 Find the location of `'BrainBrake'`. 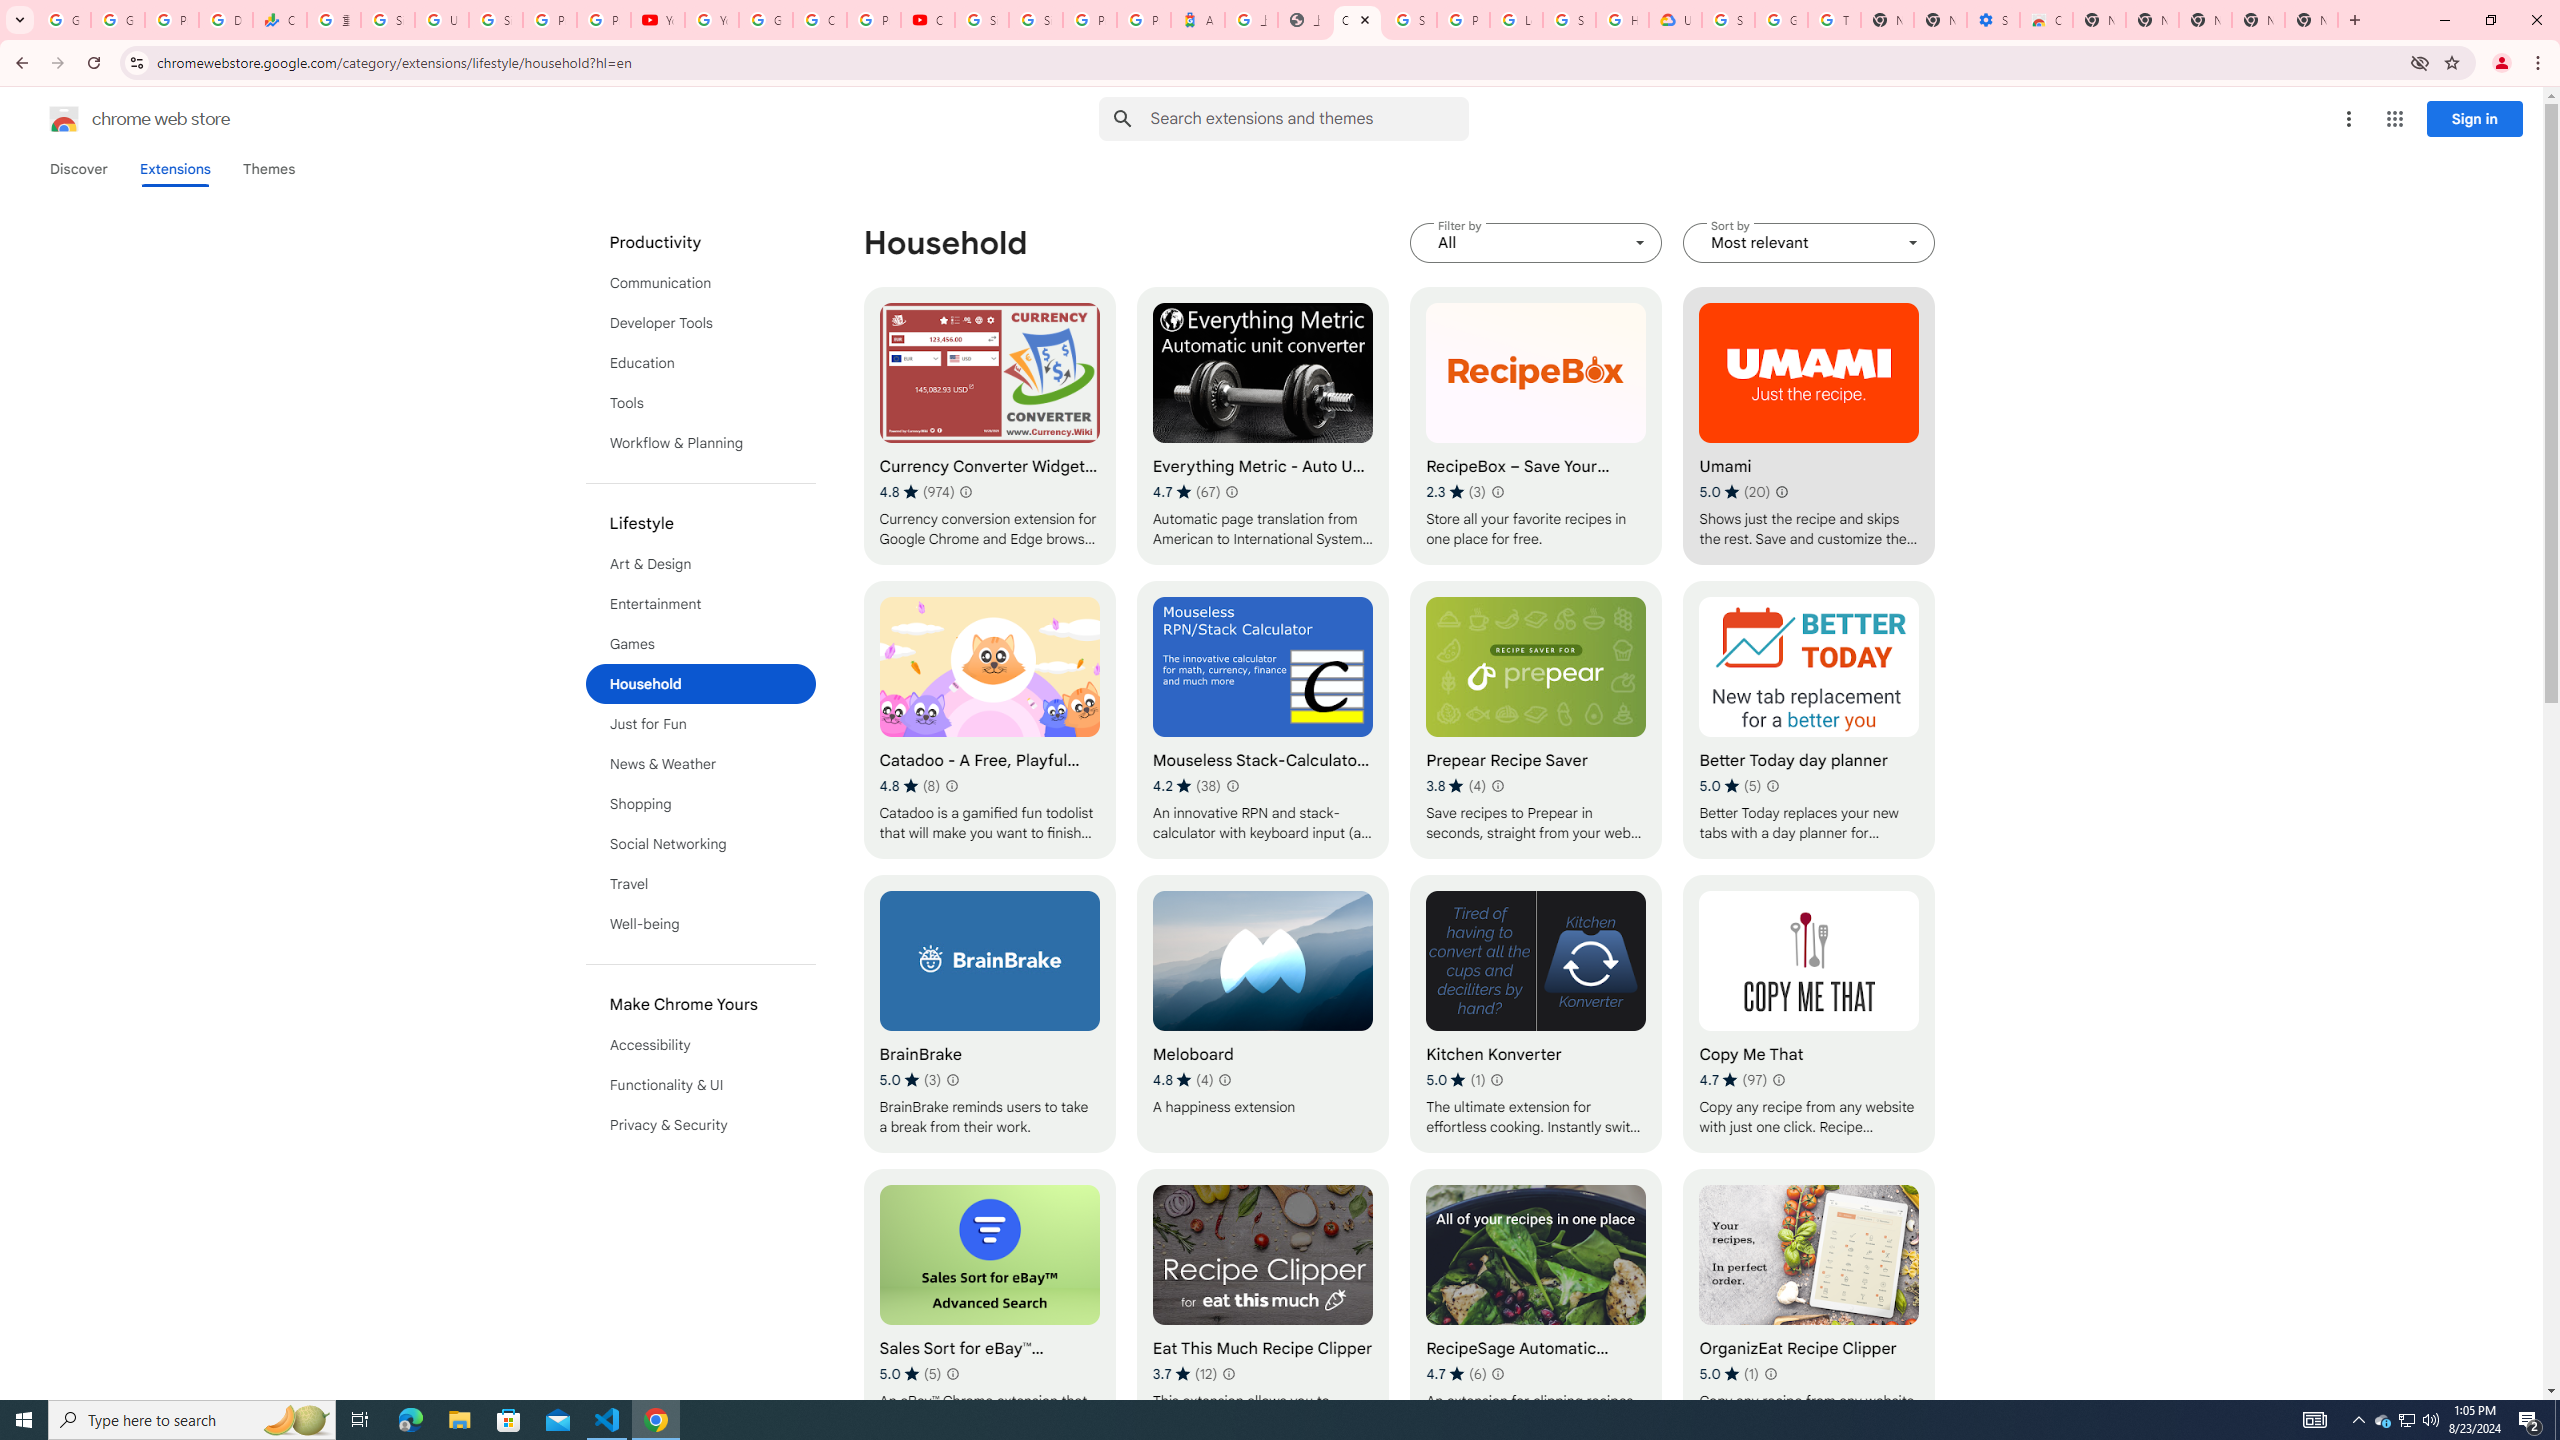

'BrainBrake' is located at coordinates (988, 1014).